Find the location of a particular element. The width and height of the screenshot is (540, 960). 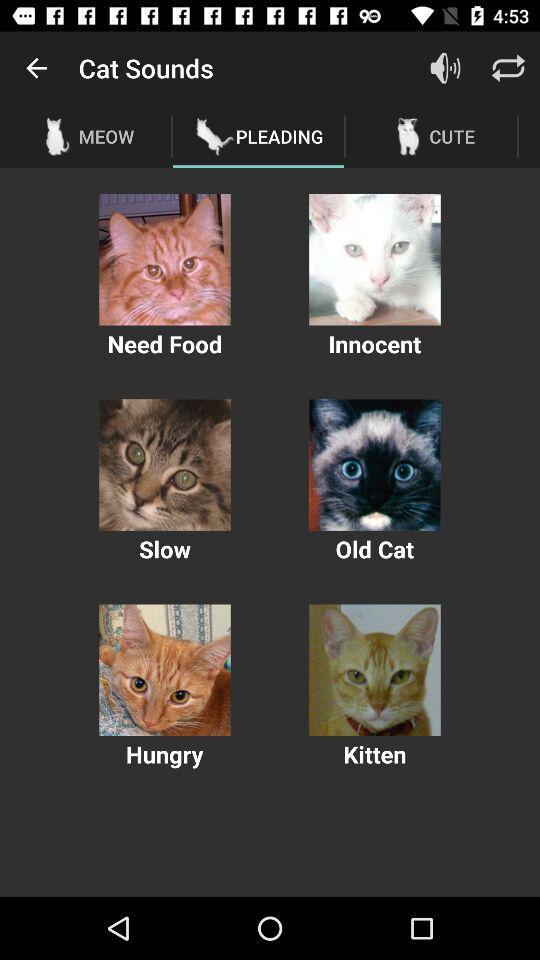

the need food sound is located at coordinates (164, 258).